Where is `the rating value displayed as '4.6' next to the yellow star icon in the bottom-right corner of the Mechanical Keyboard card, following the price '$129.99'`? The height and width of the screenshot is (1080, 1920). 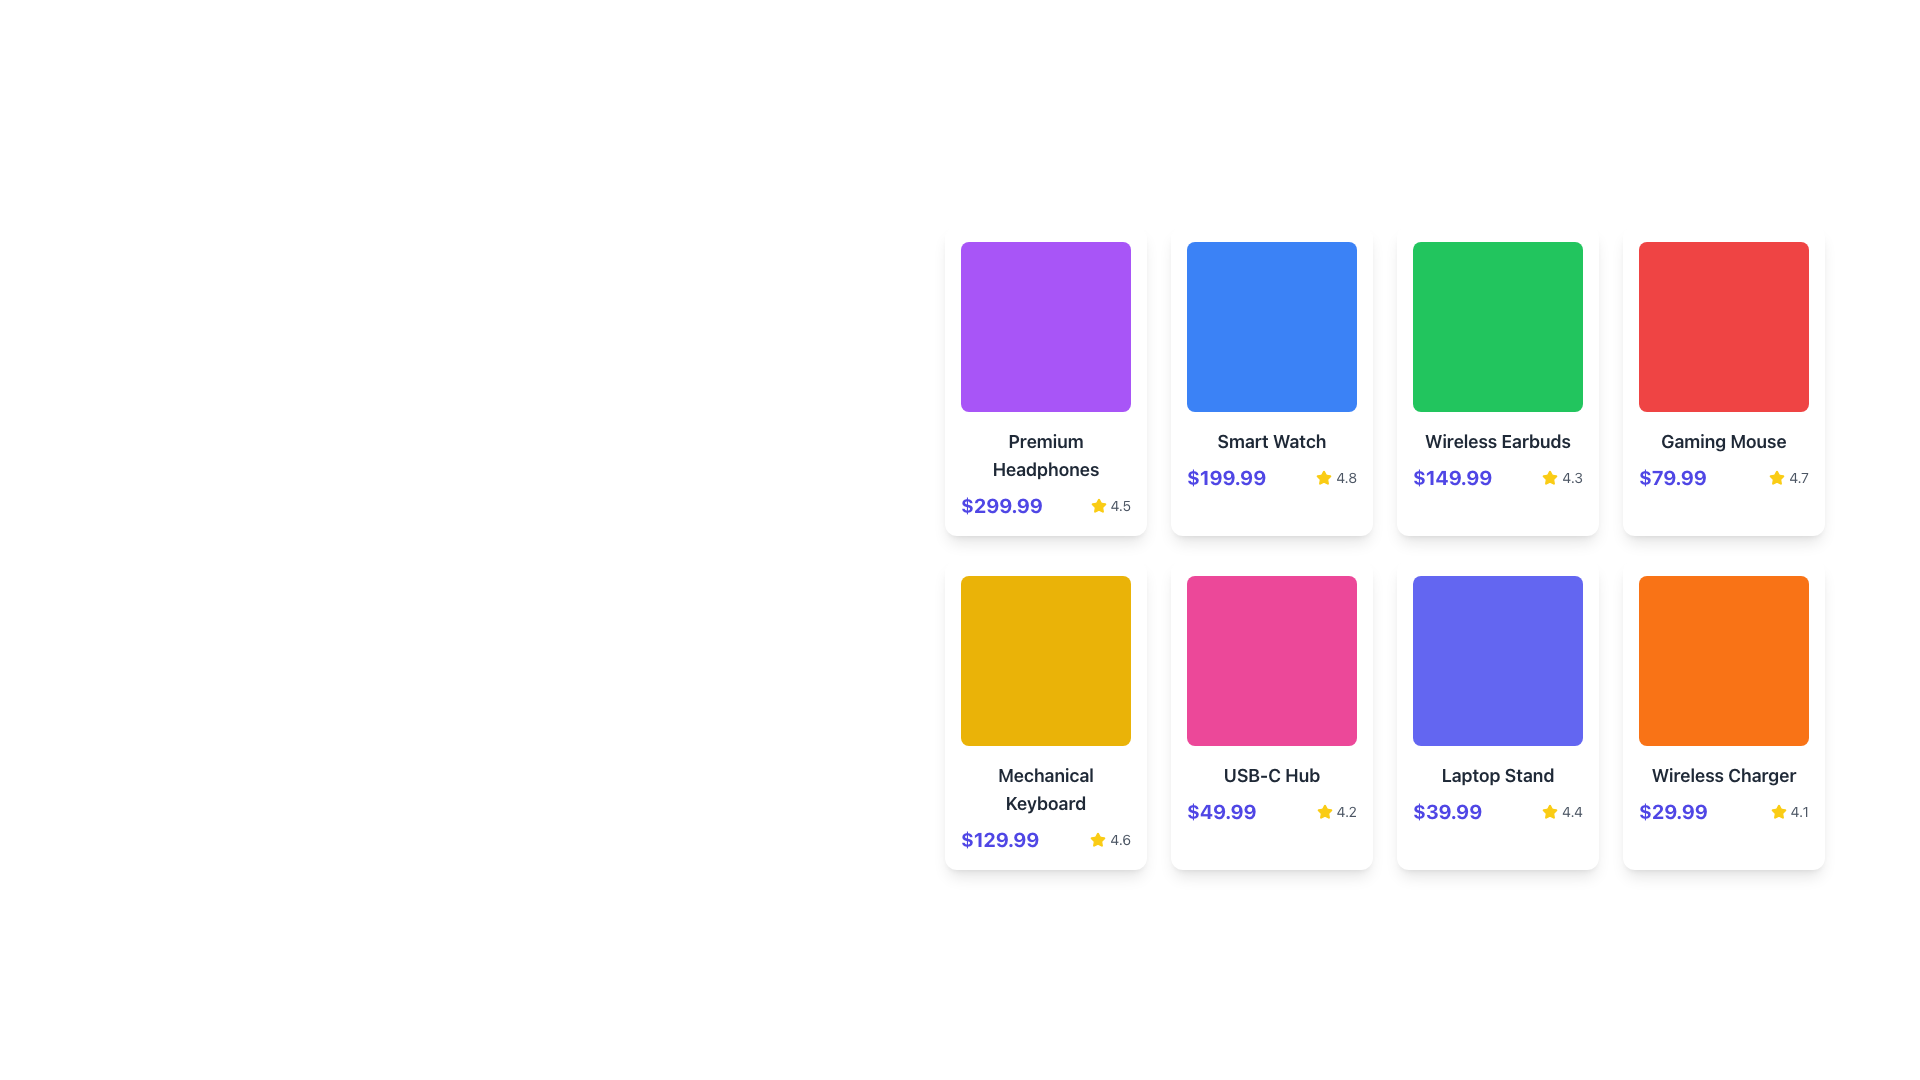 the rating value displayed as '4.6' next to the yellow star icon in the bottom-right corner of the Mechanical Keyboard card, following the price '$129.99' is located at coordinates (1109, 840).